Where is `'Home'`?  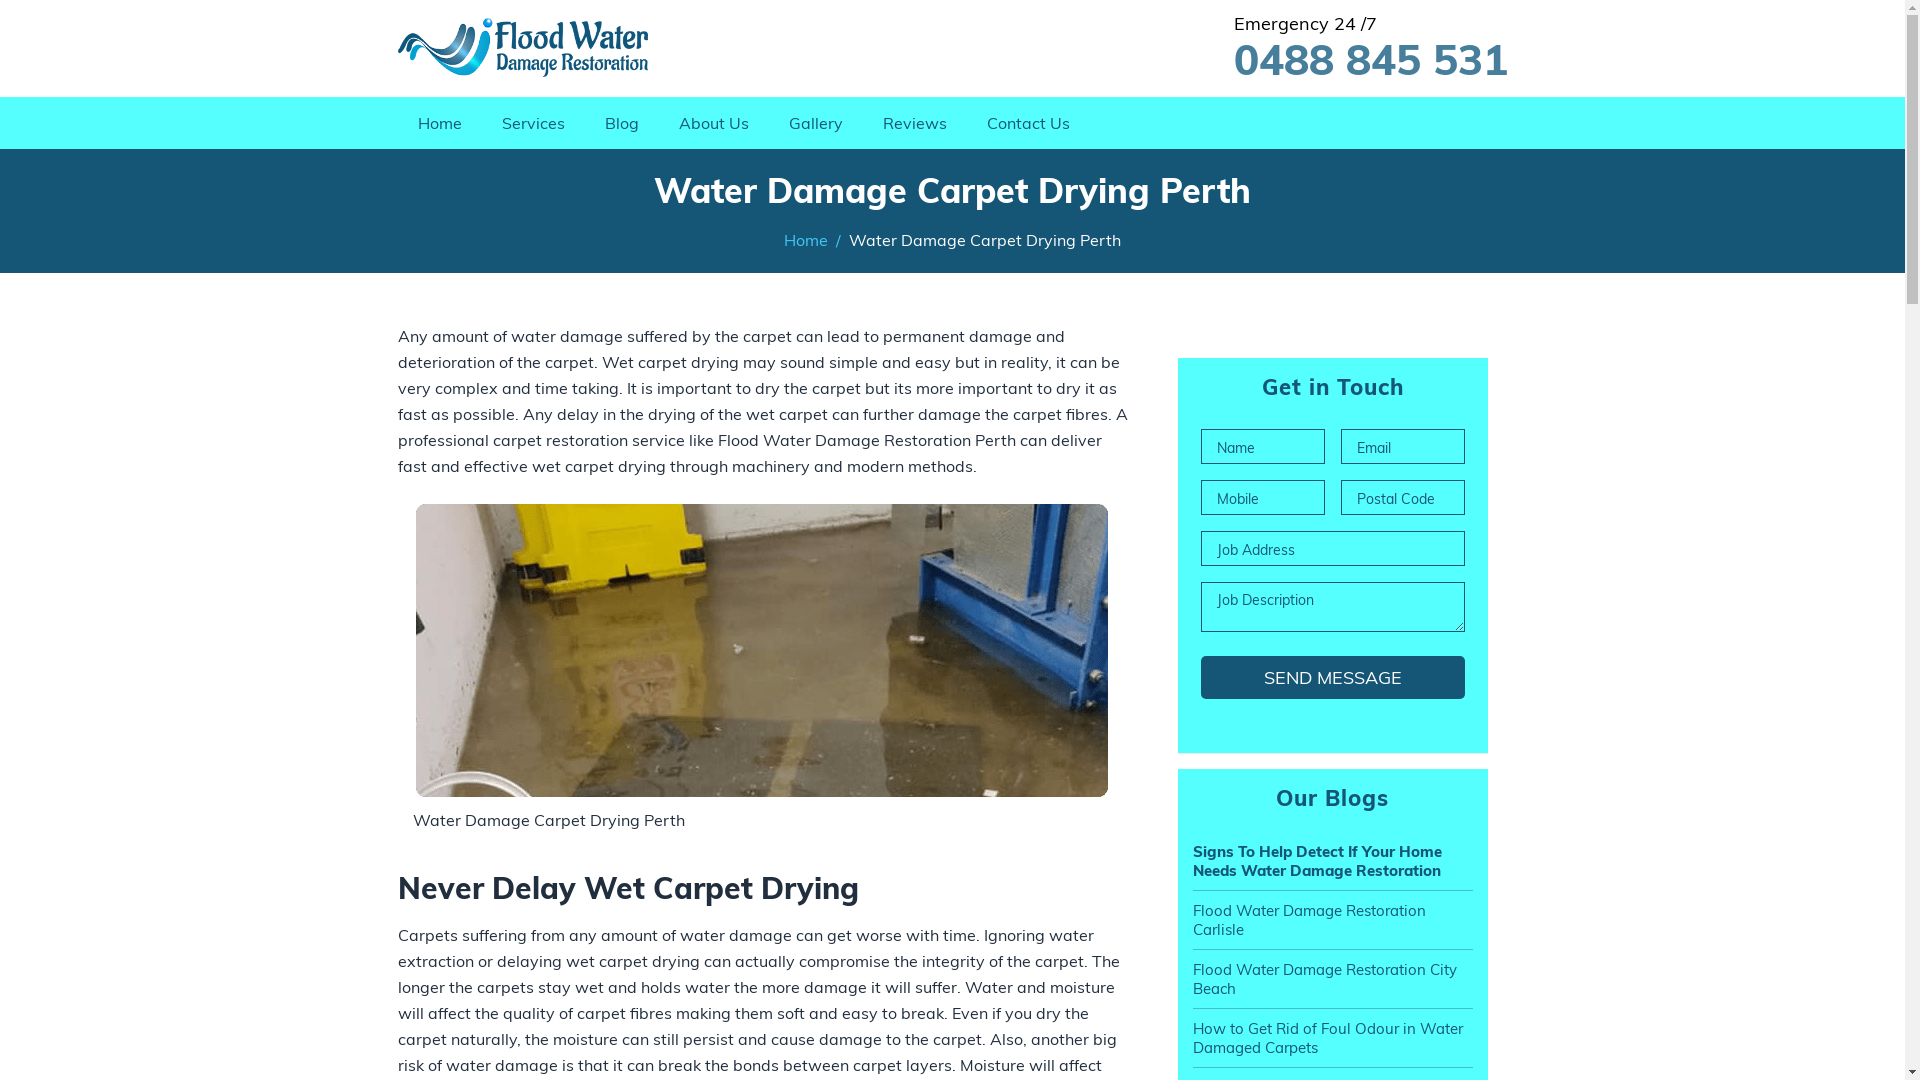 'Home' is located at coordinates (439, 123).